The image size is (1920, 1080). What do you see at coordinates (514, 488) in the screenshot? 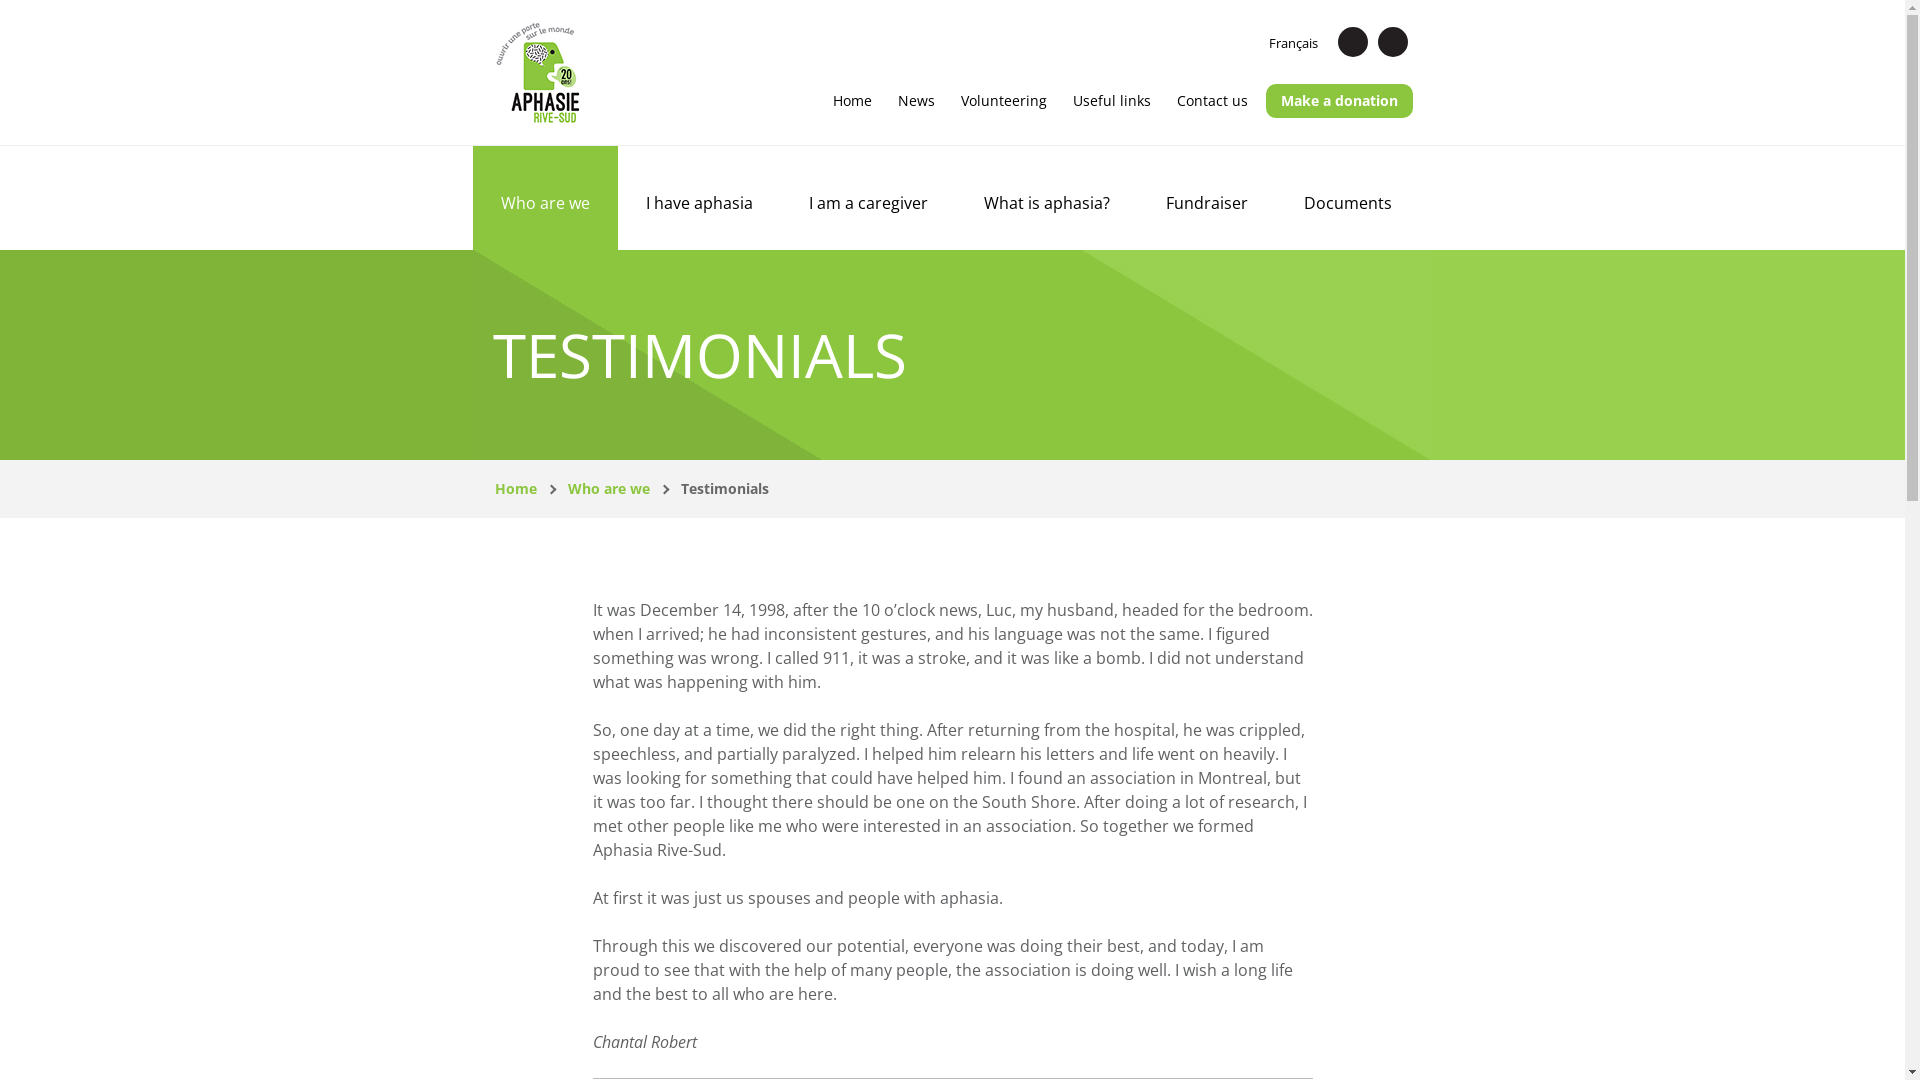
I see `'Home'` at bounding box center [514, 488].